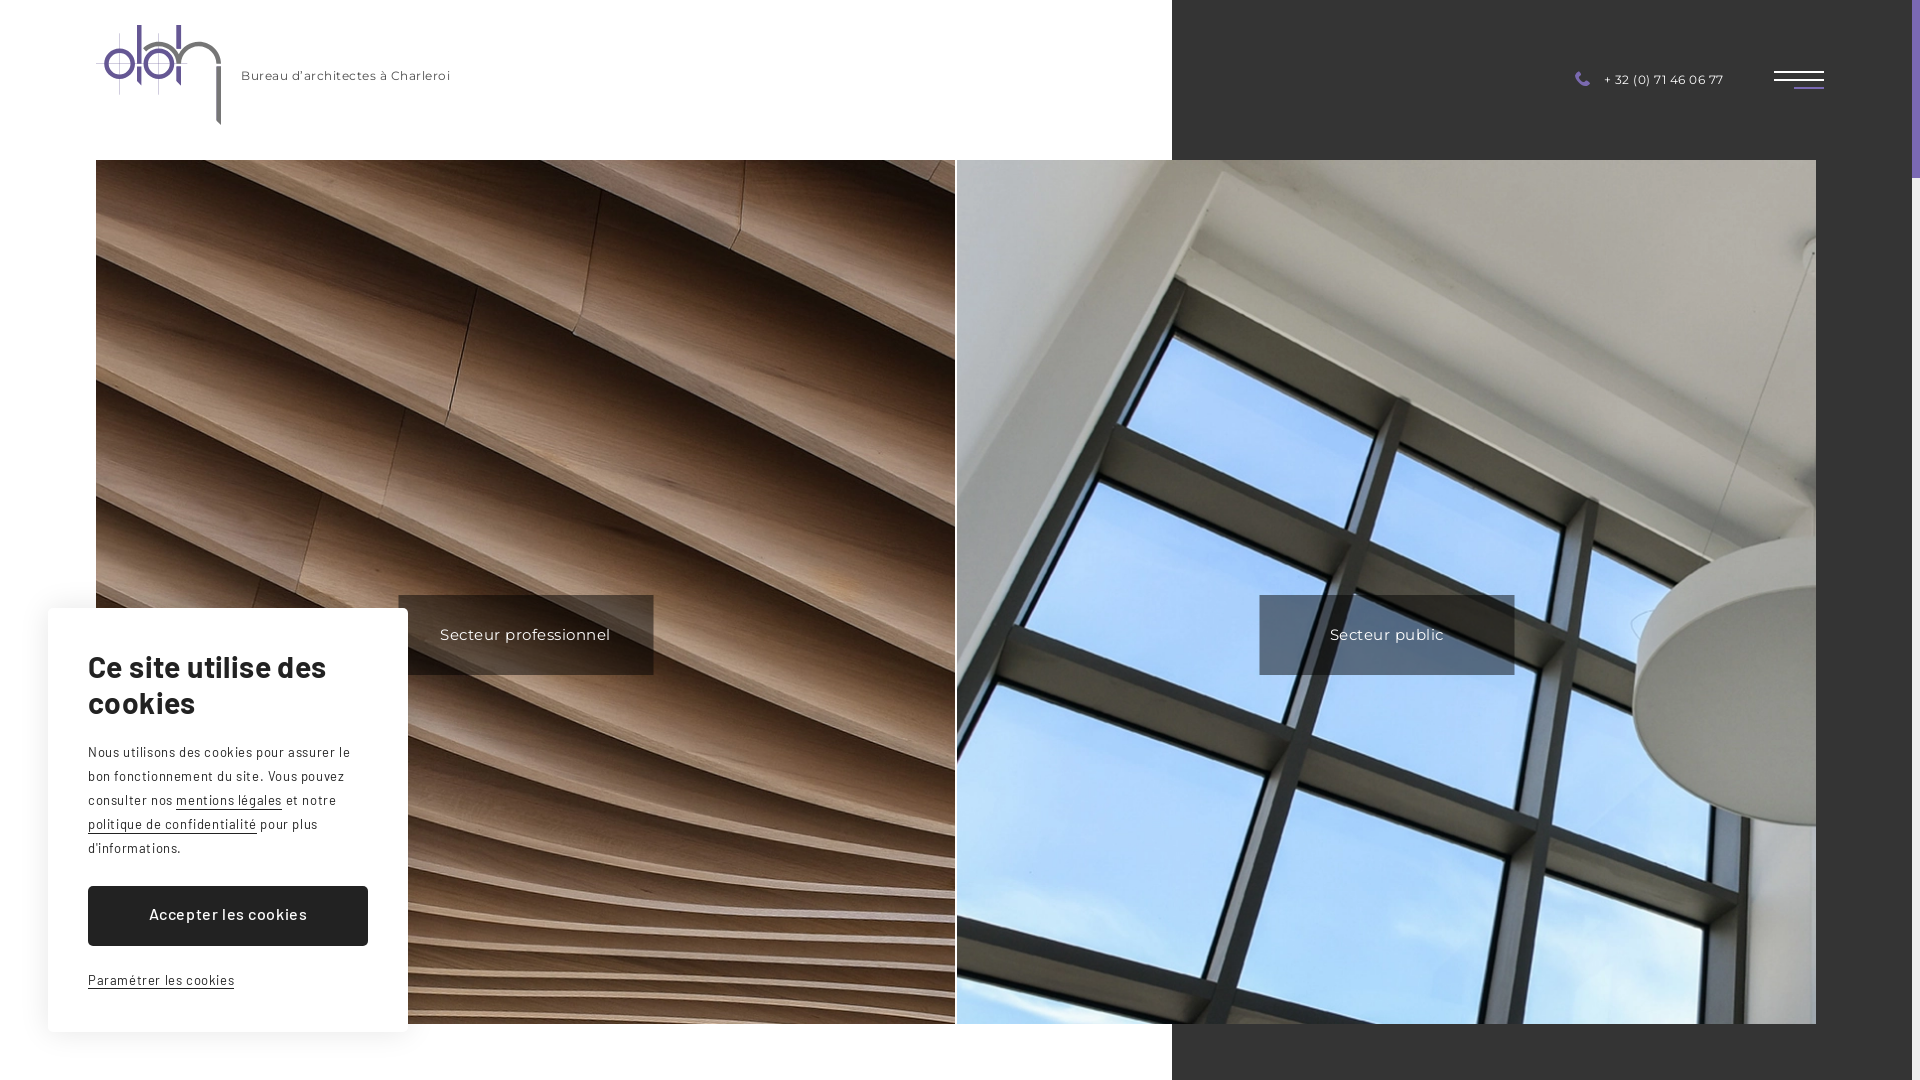  What do you see at coordinates (1649, 79) in the screenshot?
I see `'+ 32 (0) 71 46 06 77'` at bounding box center [1649, 79].